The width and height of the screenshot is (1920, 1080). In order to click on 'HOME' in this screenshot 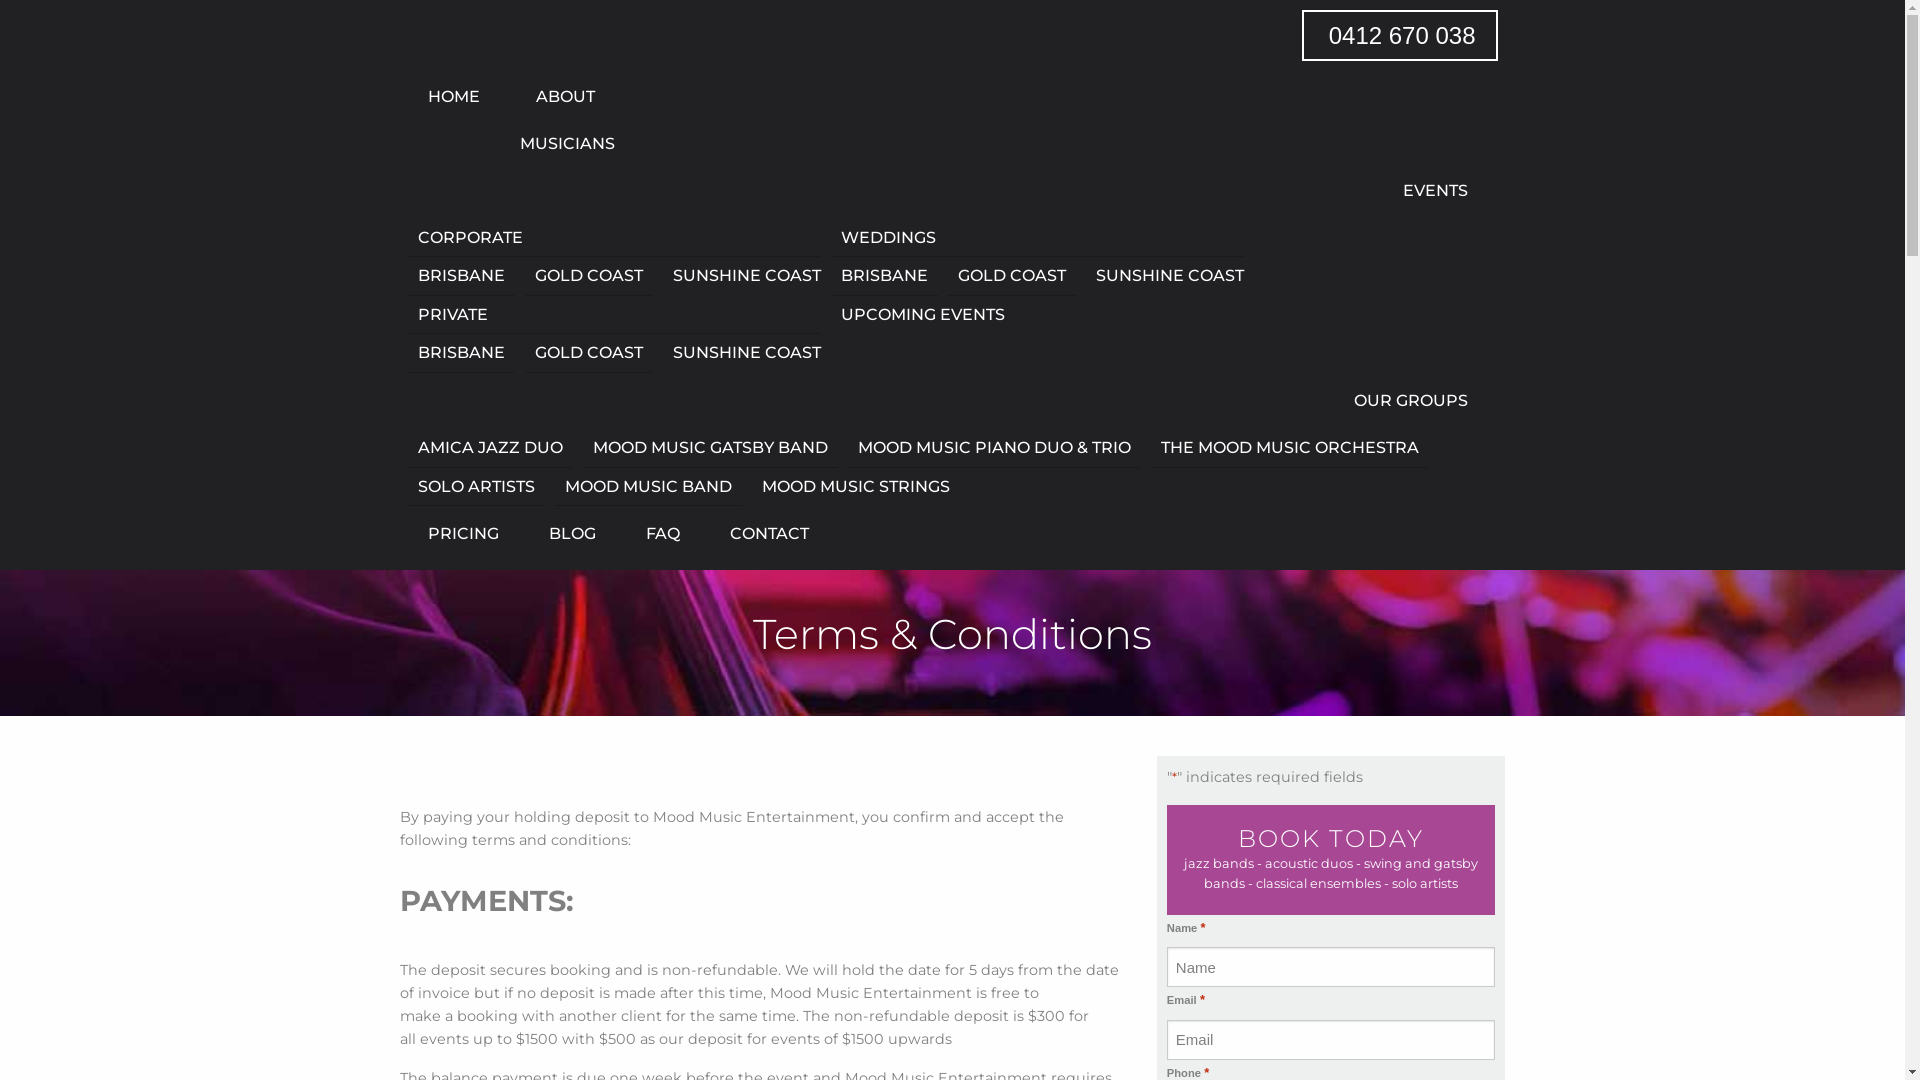, I will do `click(453, 96)`.